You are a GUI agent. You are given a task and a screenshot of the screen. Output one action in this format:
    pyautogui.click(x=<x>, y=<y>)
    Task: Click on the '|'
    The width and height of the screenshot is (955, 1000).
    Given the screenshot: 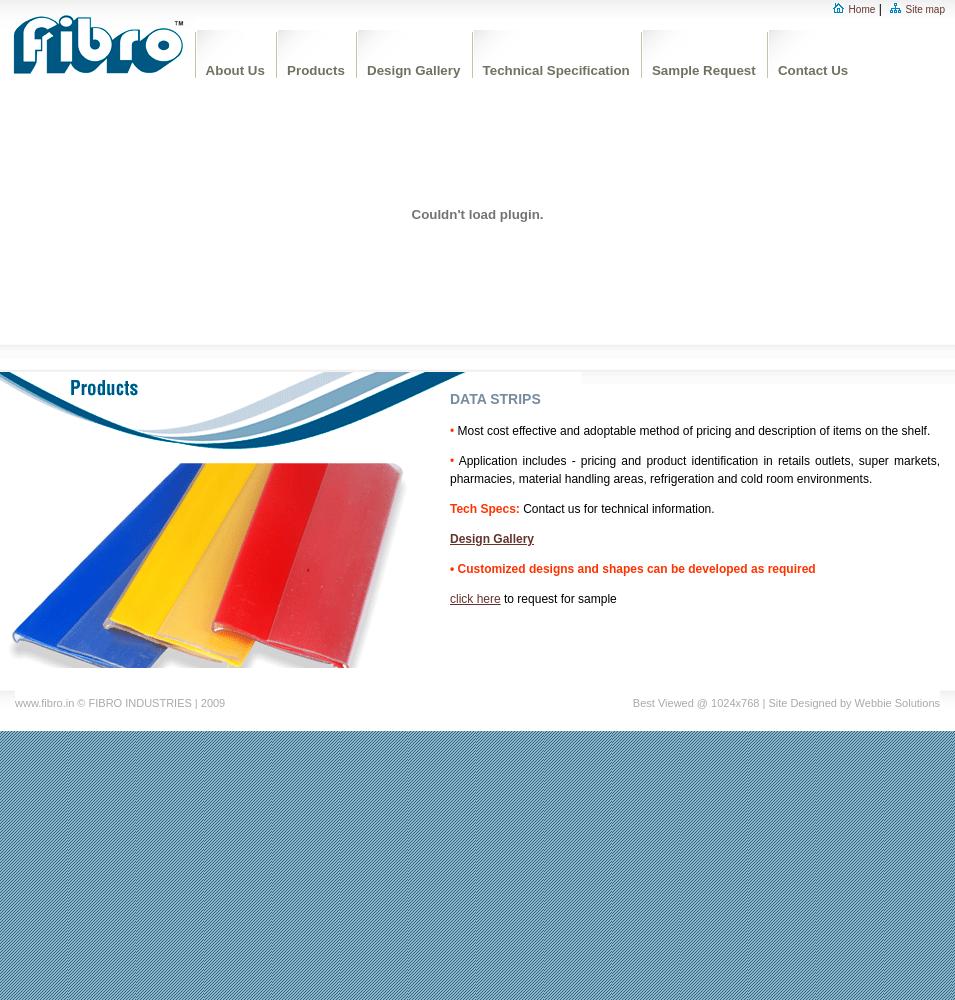 What is the action you would take?
    pyautogui.click(x=878, y=9)
    